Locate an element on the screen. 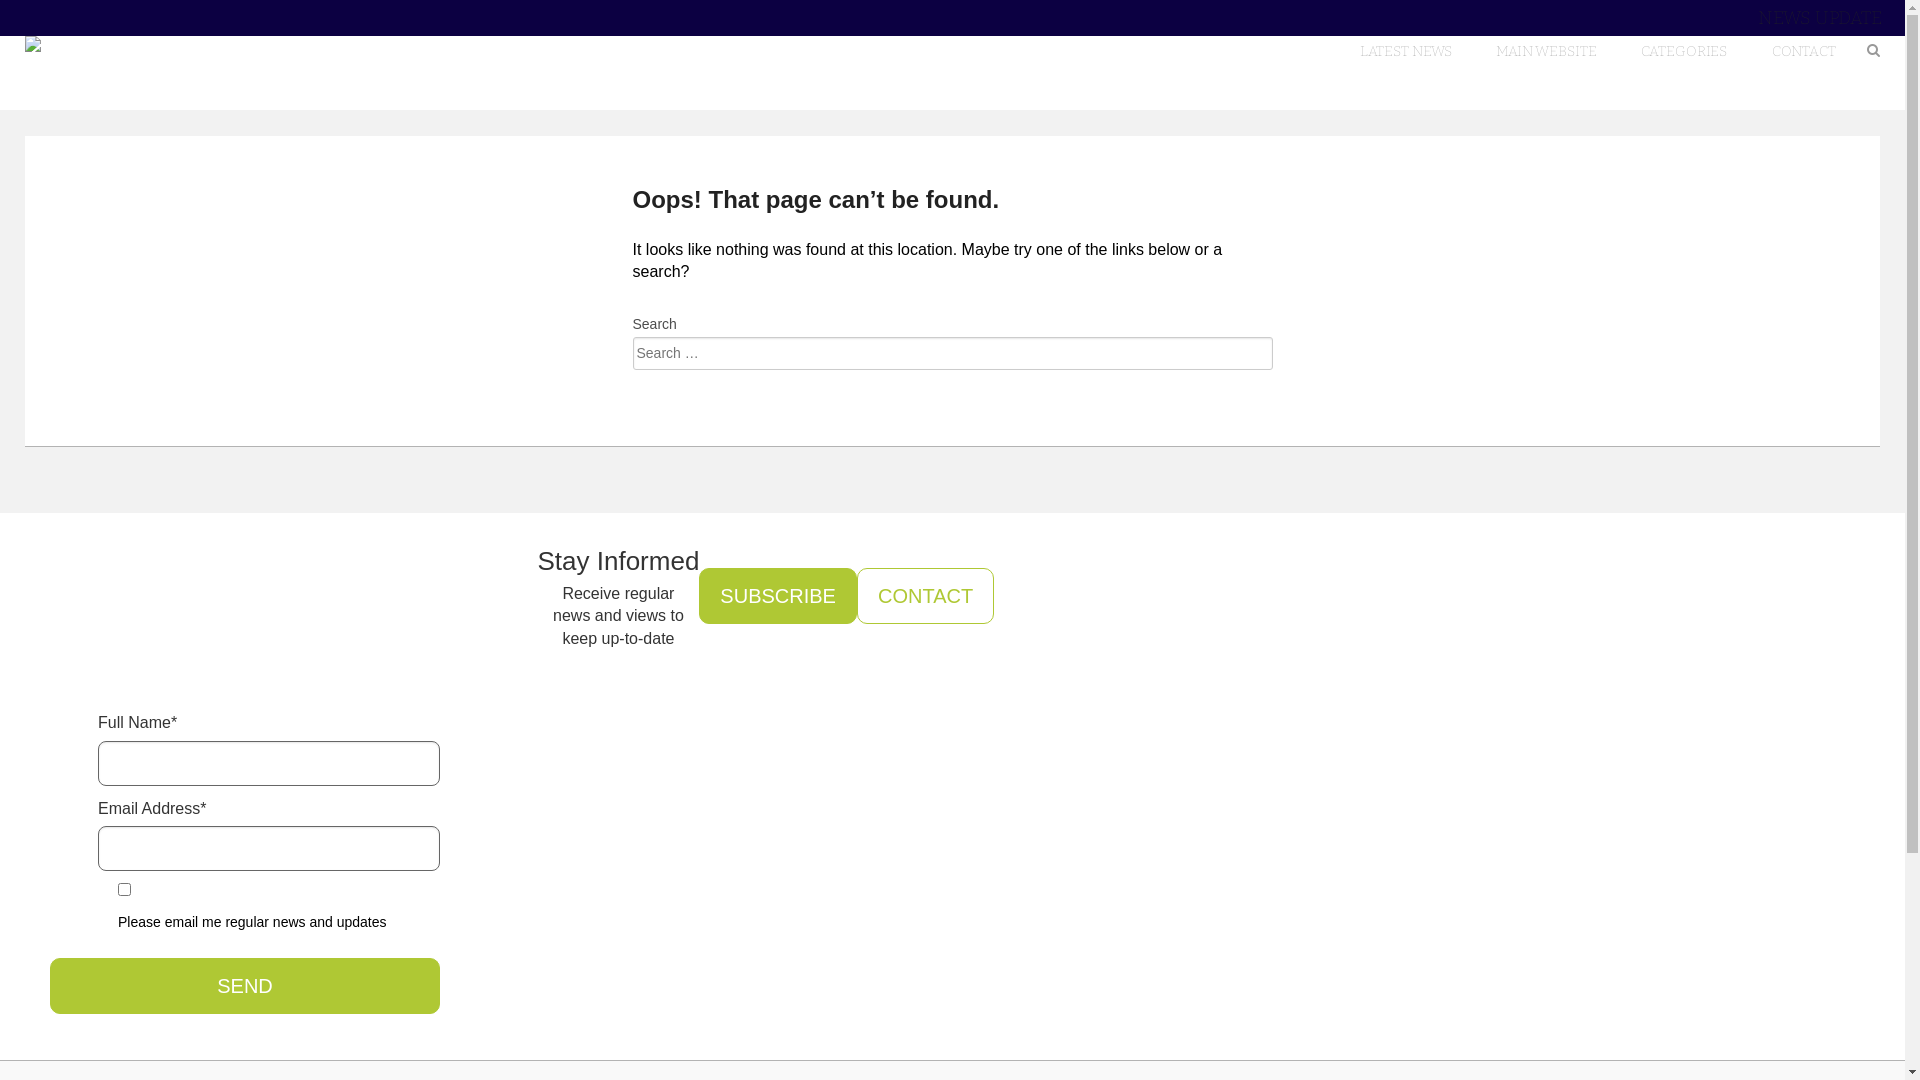  'Skip to content' is located at coordinates (1834, 35).